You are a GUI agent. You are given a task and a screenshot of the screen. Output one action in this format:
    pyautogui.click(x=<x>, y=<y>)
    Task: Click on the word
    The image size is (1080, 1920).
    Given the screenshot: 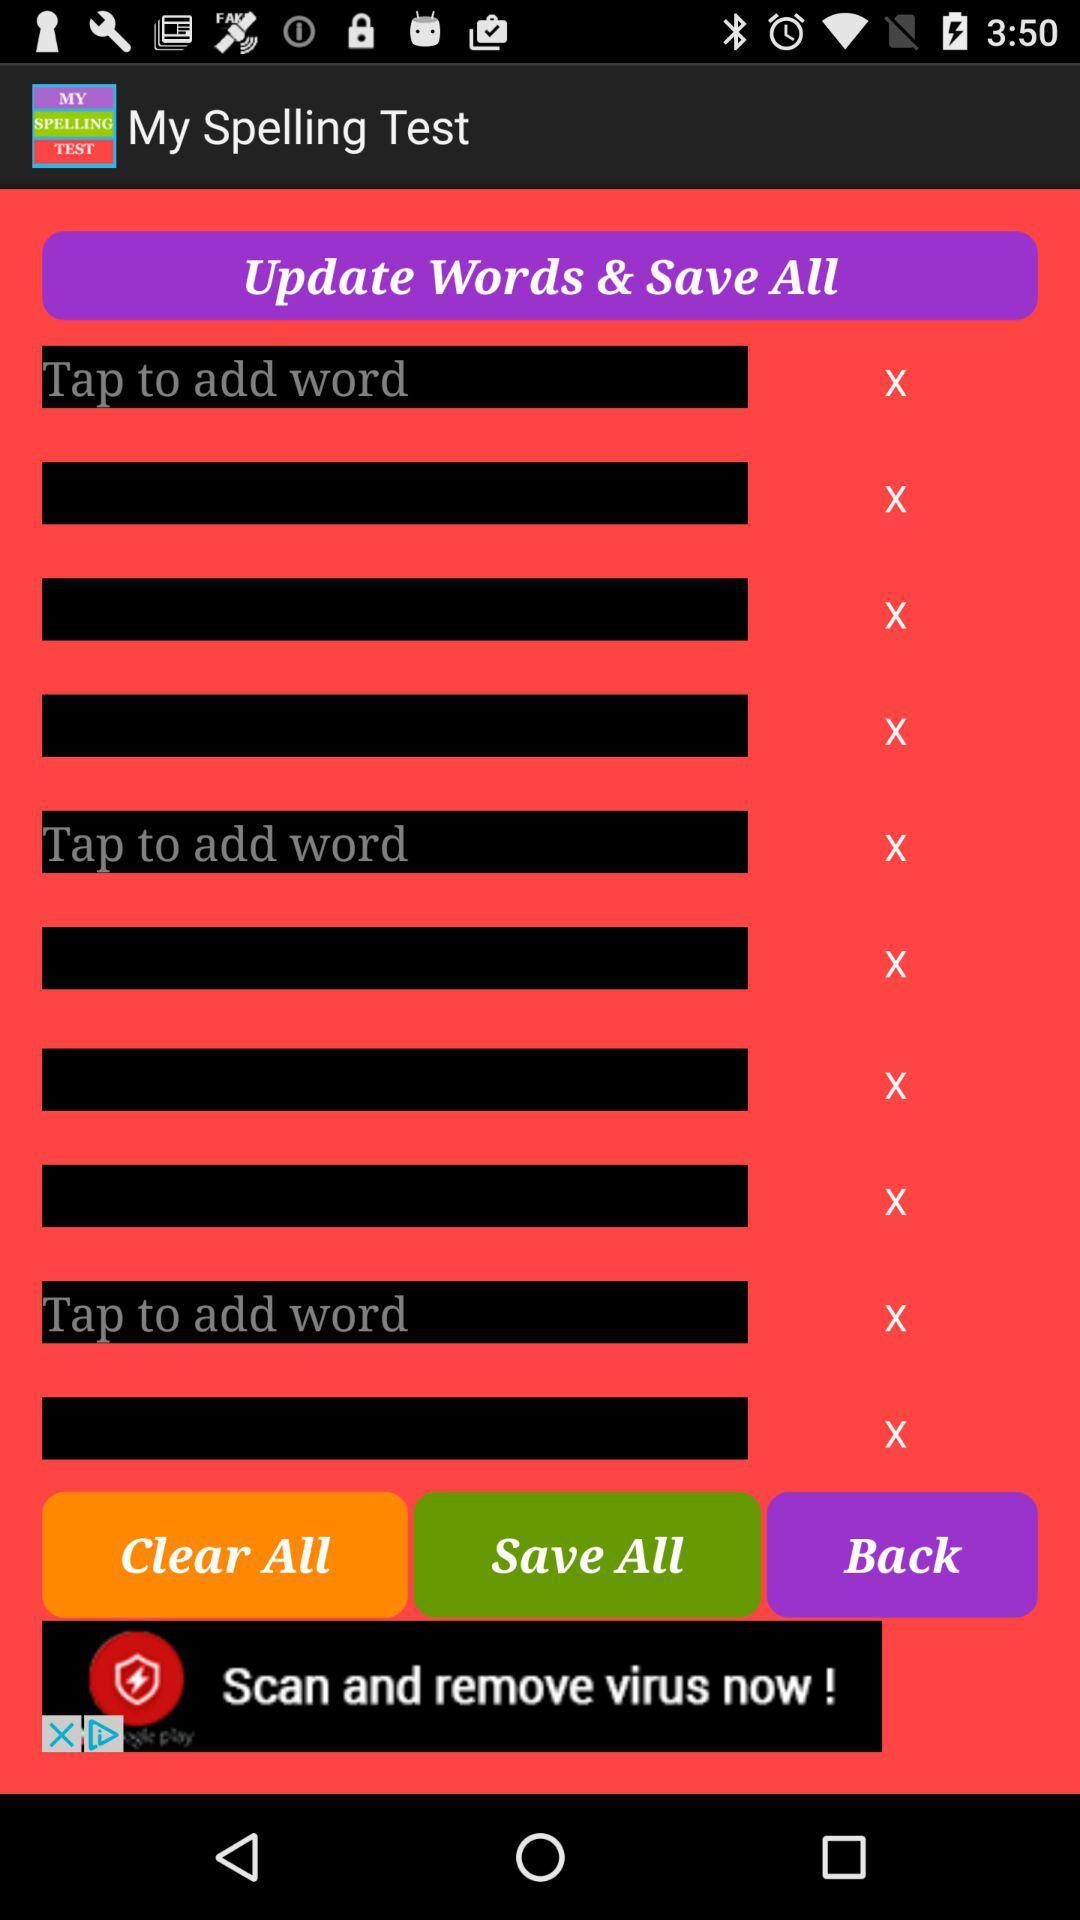 What is the action you would take?
    pyautogui.click(x=394, y=1195)
    